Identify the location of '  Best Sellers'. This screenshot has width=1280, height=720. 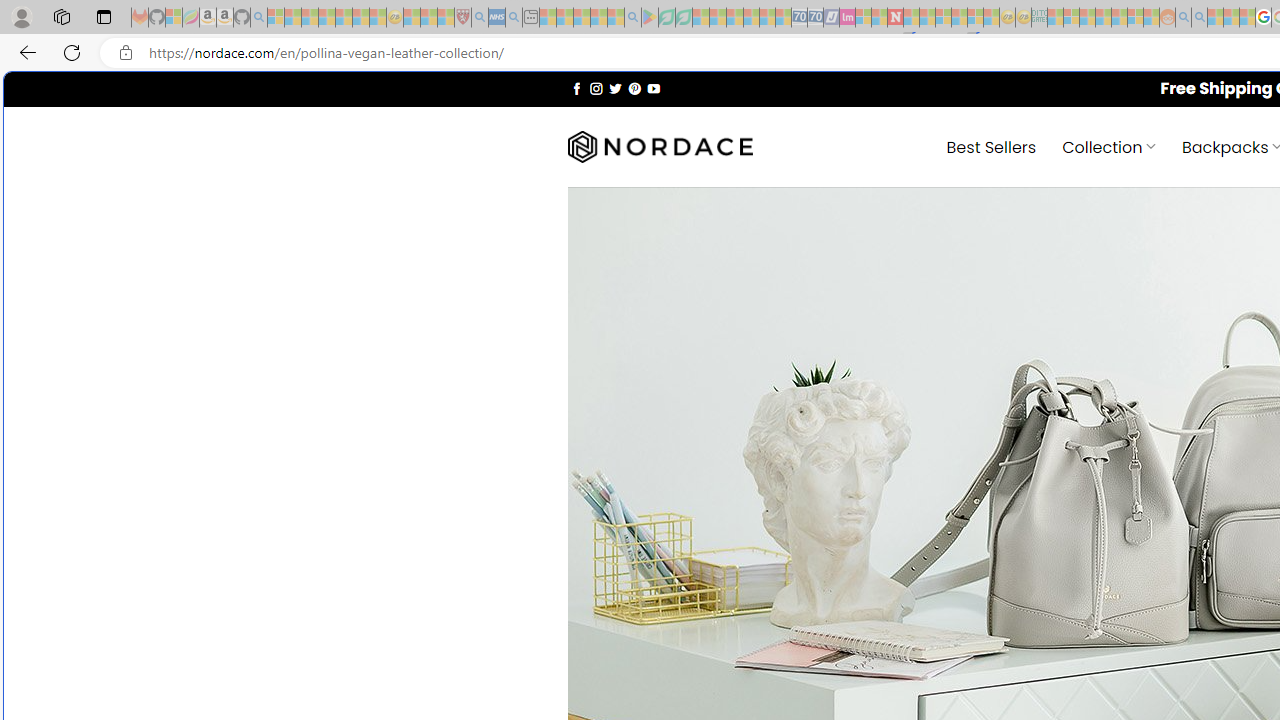
(991, 145).